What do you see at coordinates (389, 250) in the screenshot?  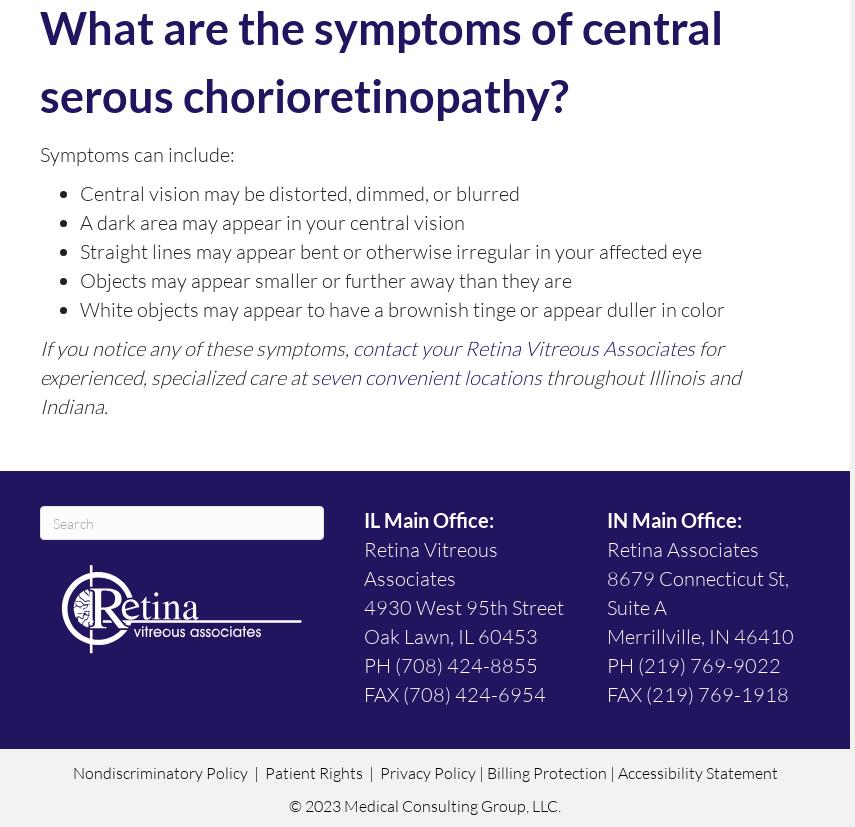 I see `'Straight lines may appear bent or otherwise irregular in your affected eye'` at bounding box center [389, 250].